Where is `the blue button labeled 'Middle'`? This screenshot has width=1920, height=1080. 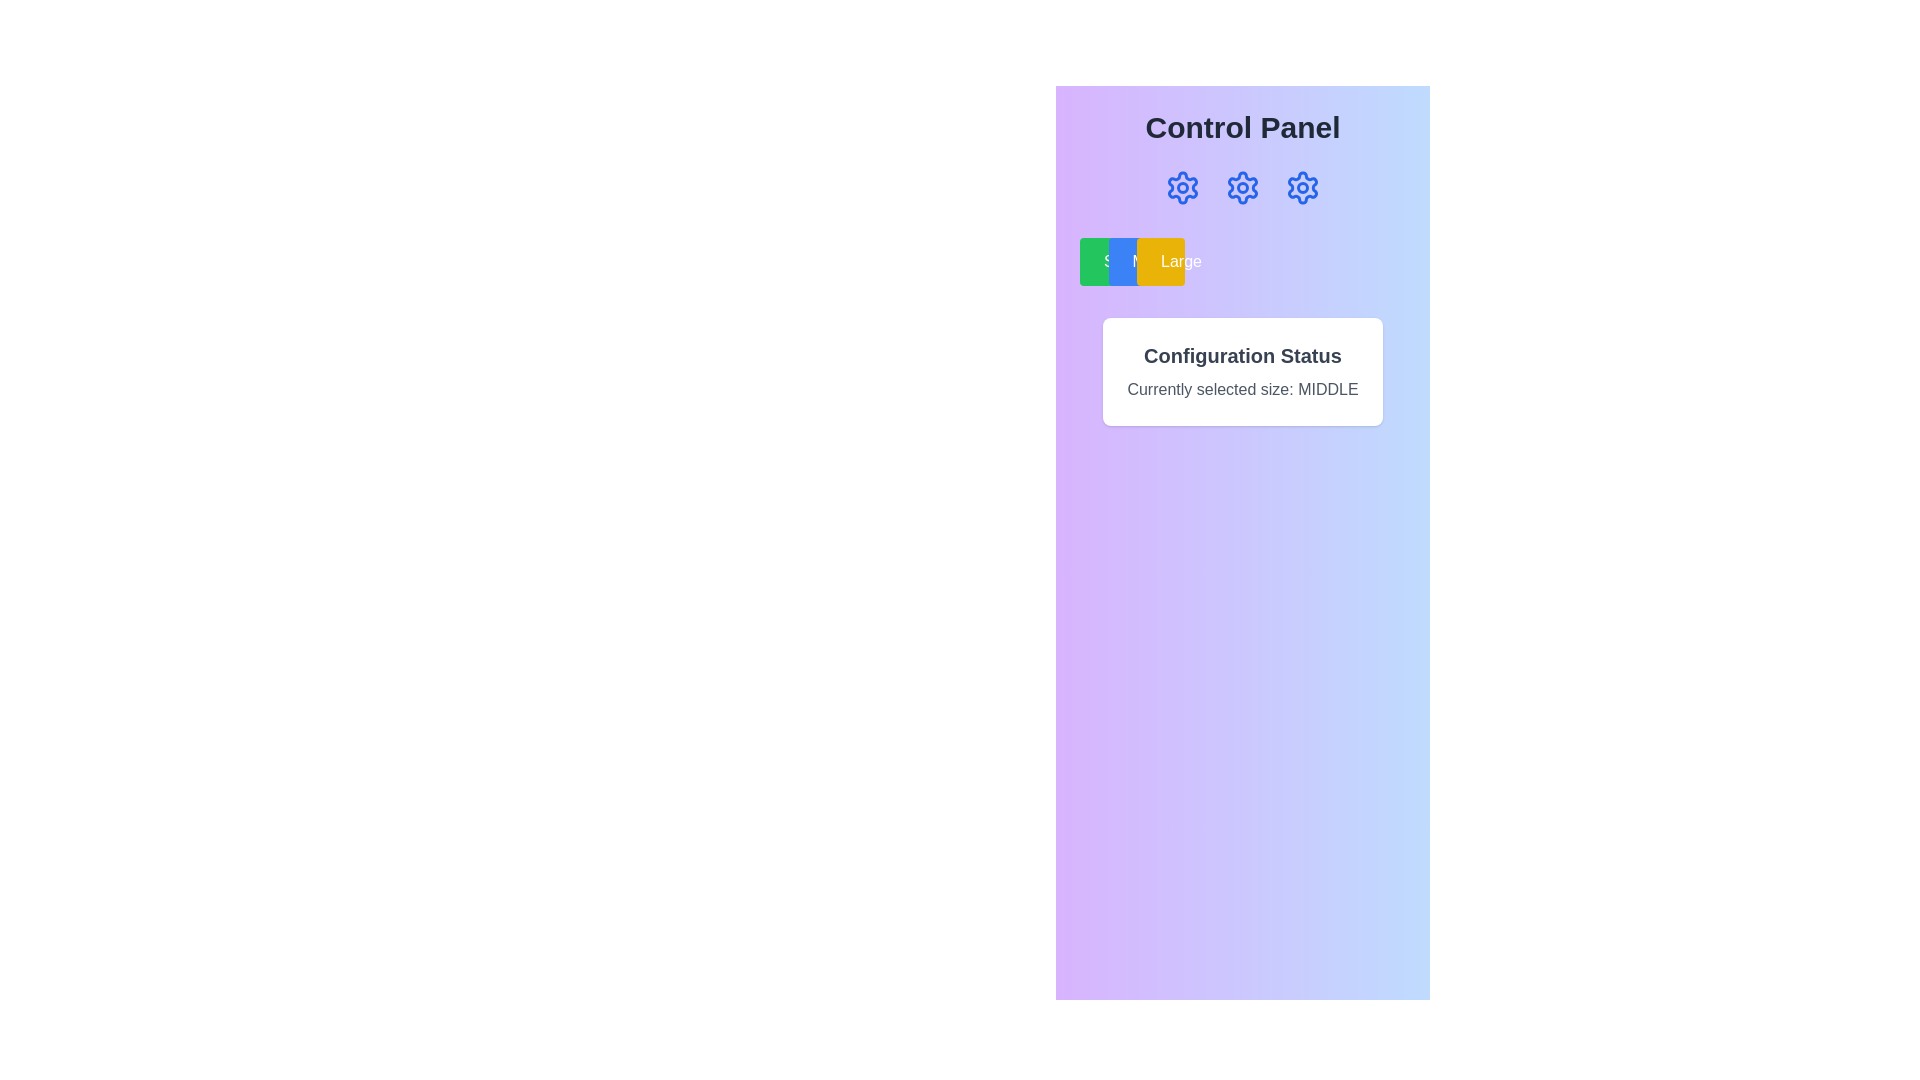
the blue button labeled 'Middle' is located at coordinates (1132, 261).